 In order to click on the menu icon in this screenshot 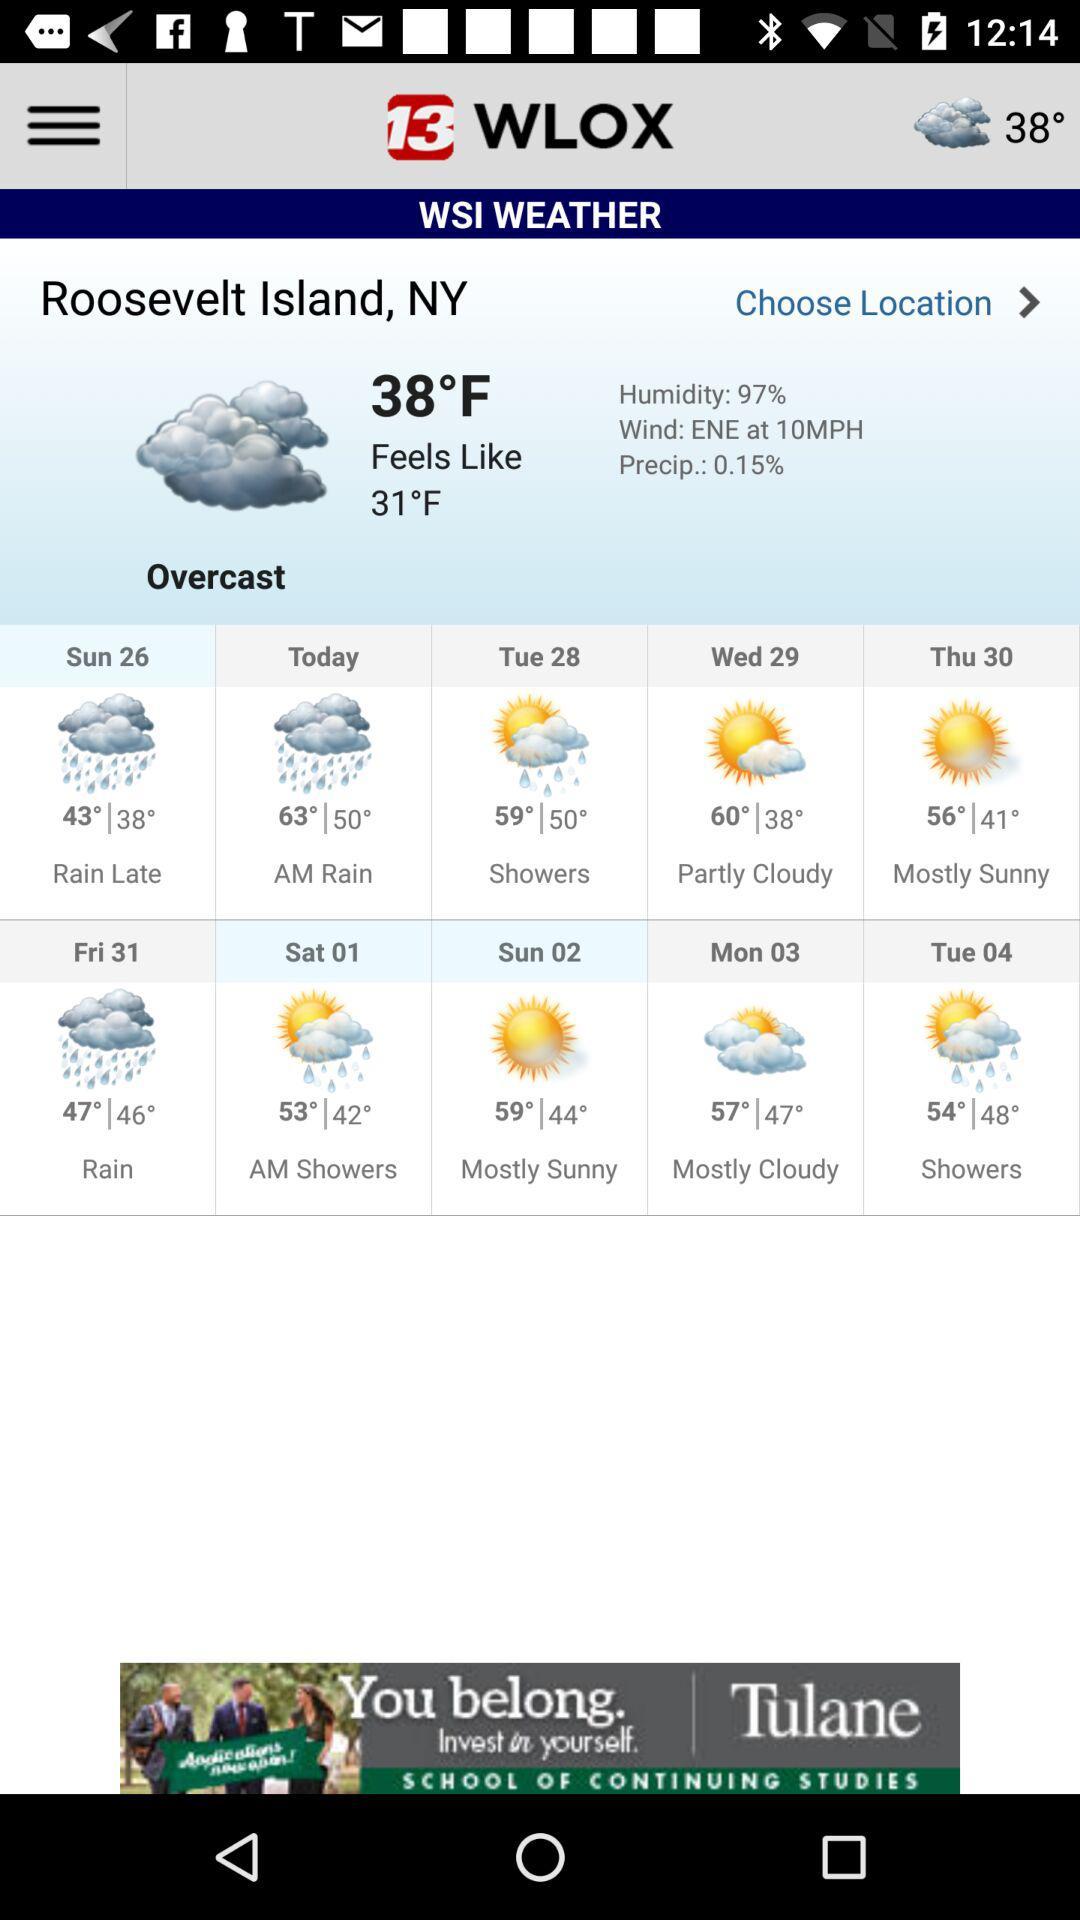, I will do `click(61, 124)`.